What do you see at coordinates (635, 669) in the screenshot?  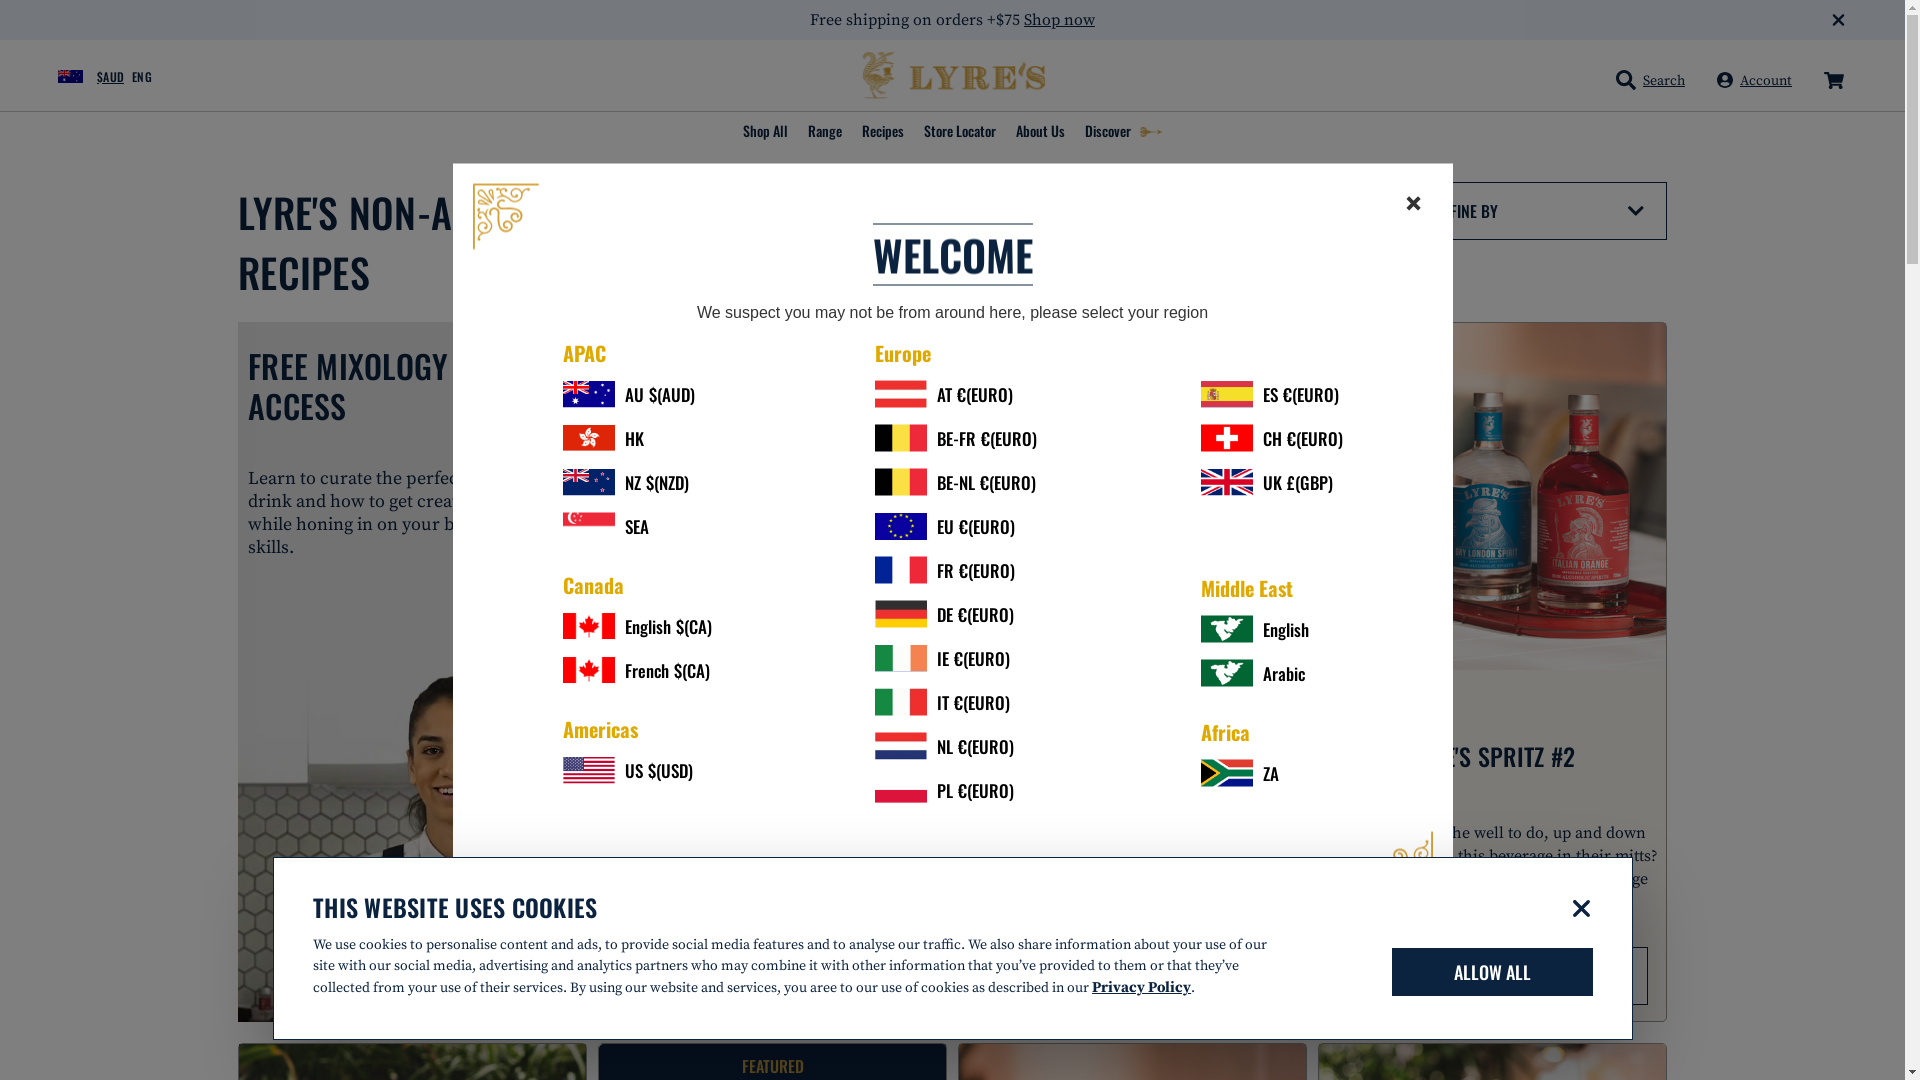 I see `'French` at bounding box center [635, 669].